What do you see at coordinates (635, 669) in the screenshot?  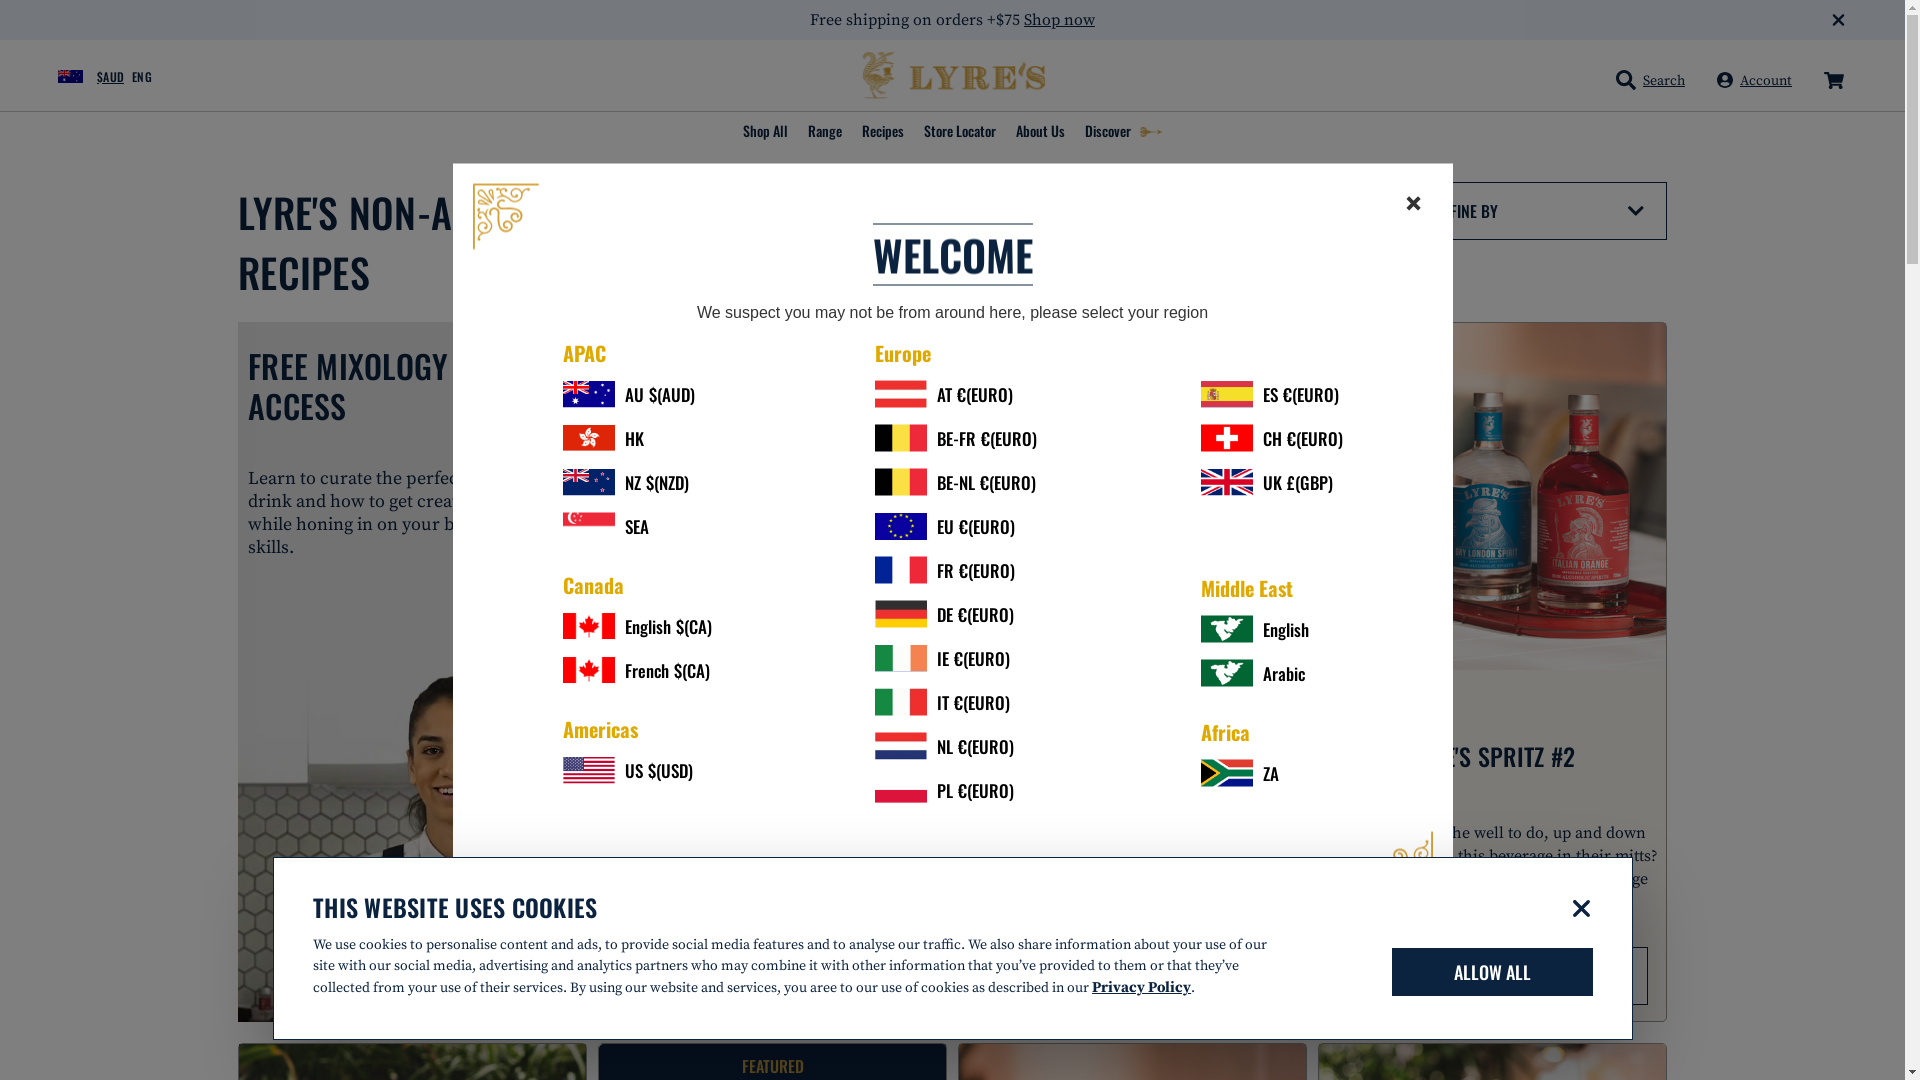 I see `'French` at bounding box center [635, 669].